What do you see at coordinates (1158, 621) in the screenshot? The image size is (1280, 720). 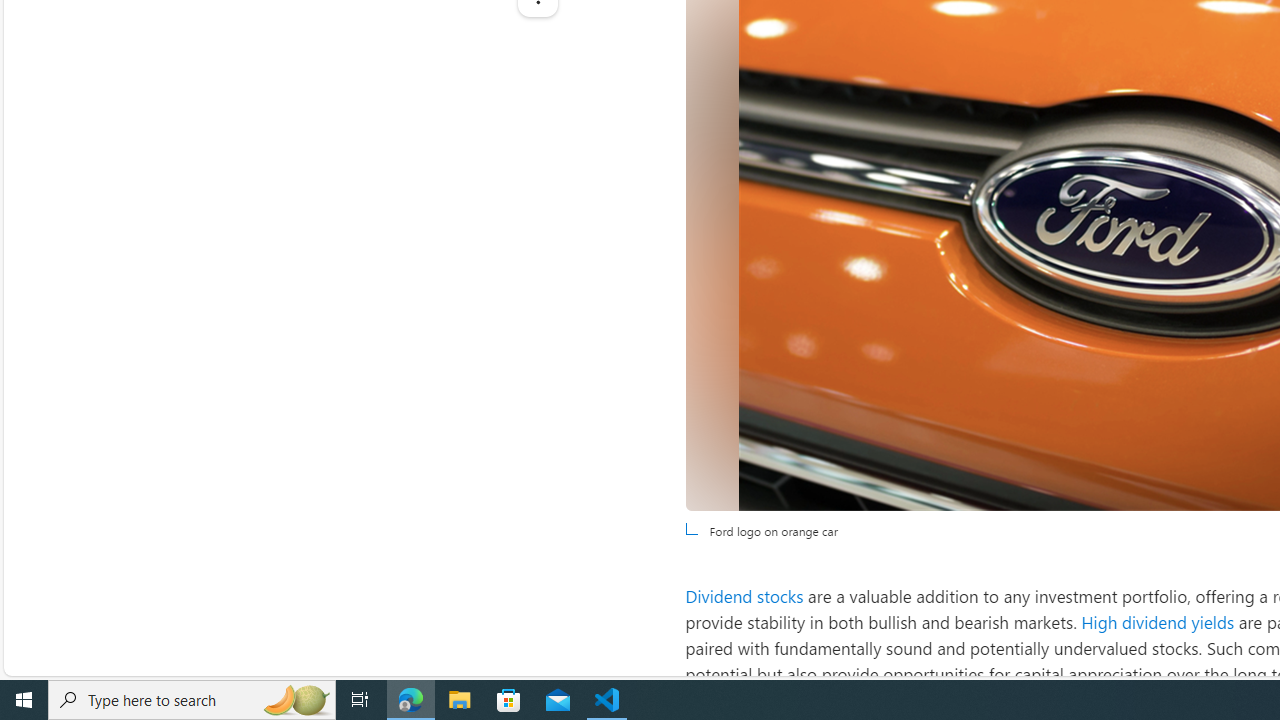 I see `'High dividend yields'` at bounding box center [1158, 621].